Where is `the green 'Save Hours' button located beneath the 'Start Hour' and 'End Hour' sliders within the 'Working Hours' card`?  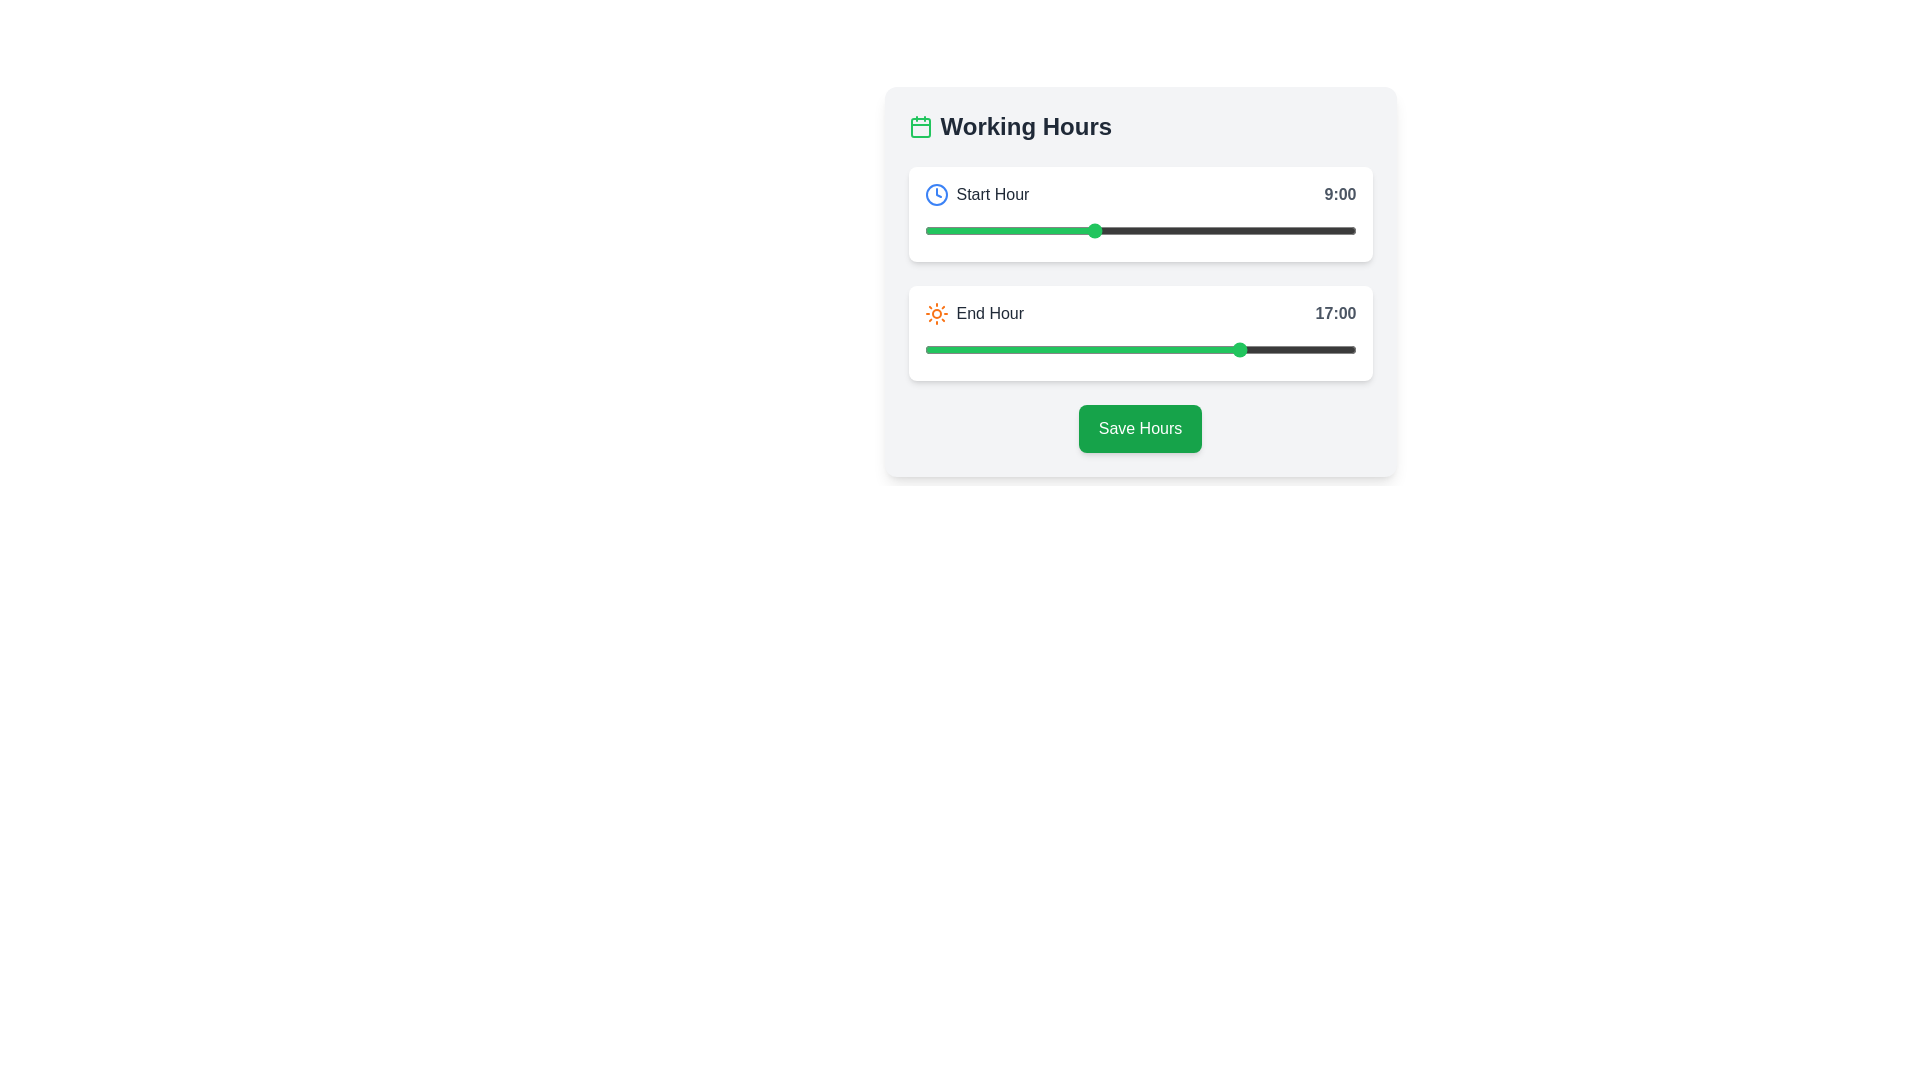 the green 'Save Hours' button located beneath the 'Start Hour' and 'End Hour' sliders within the 'Working Hours' card is located at coordinates (1140, 427).